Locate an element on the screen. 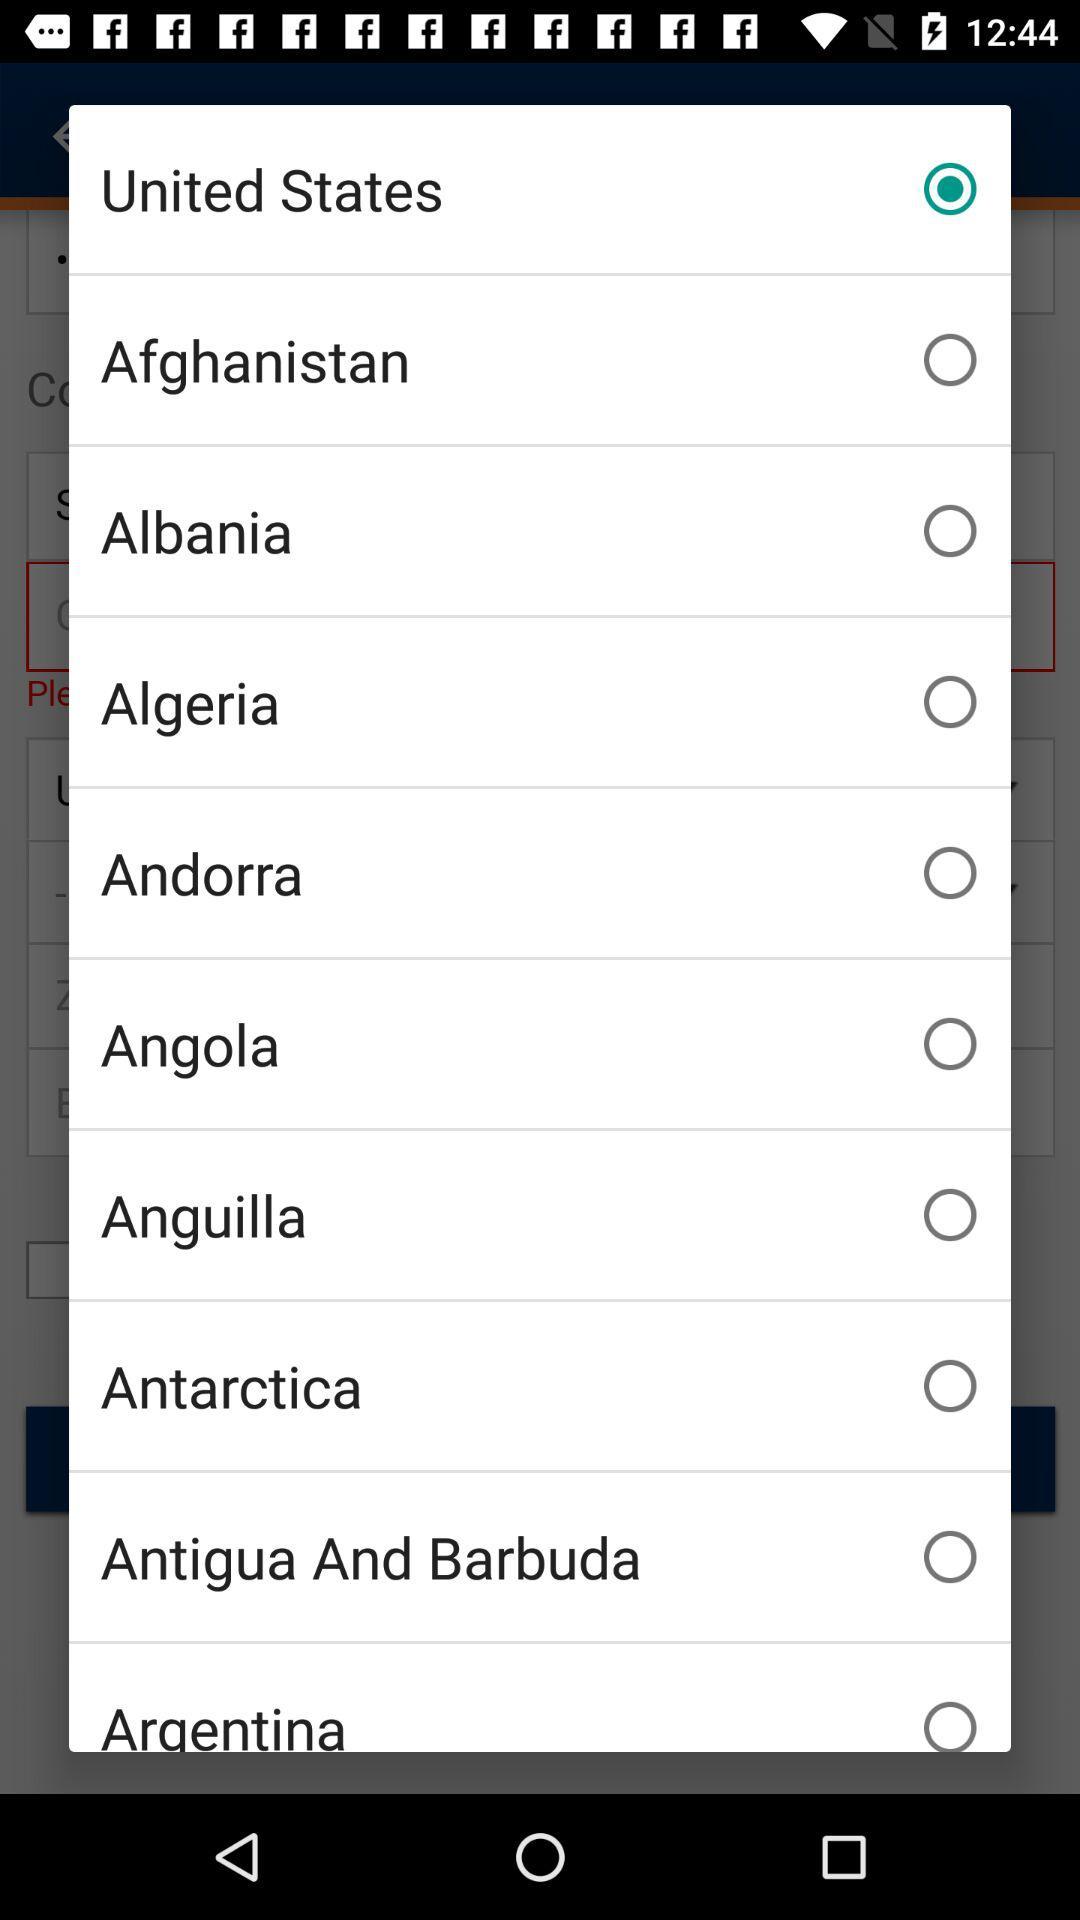 The height and width of the screenshot is (1920, 1080). item above the andorra icon is located at coordinates (540, 701).